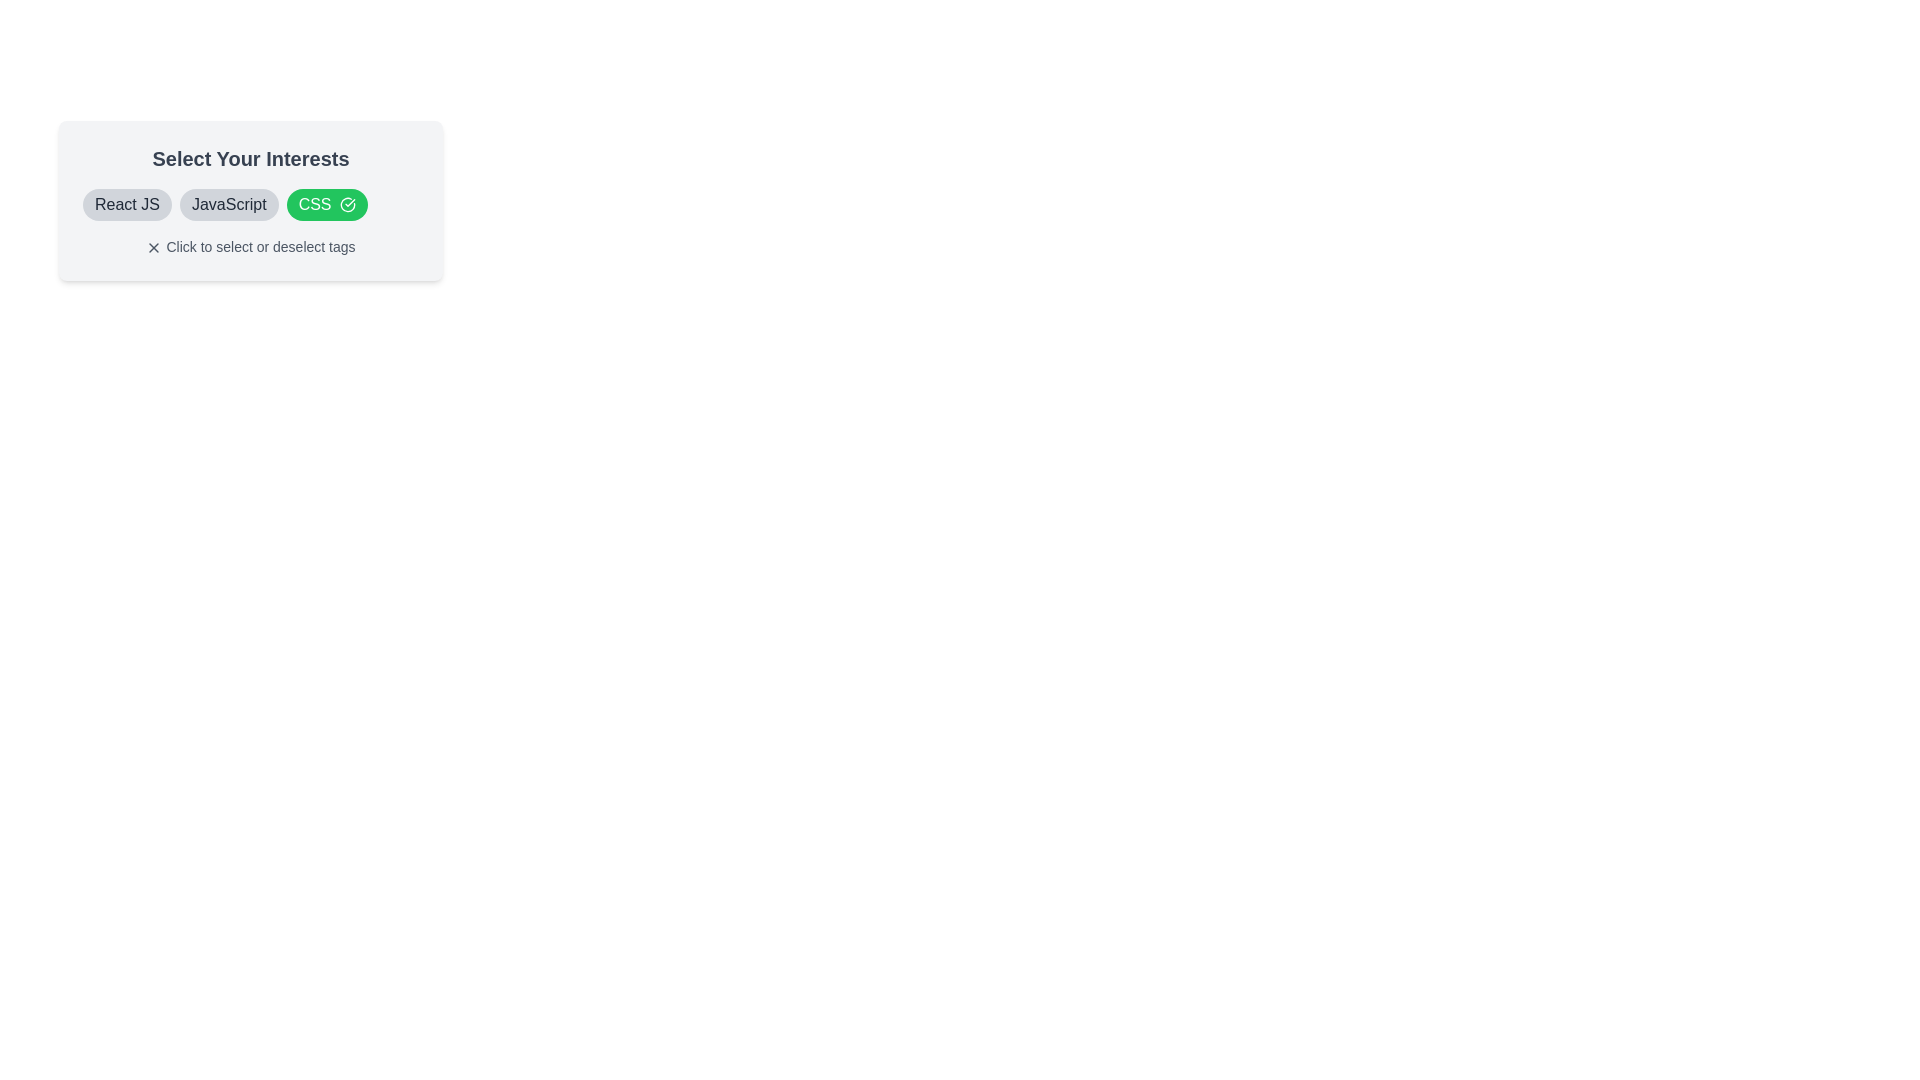 This screenshot has height=1080, width=1920. Describe the element at coordinates (126, 204) in the screenshot. I see `the 'React JS' tag/chip, which is a rounded rectangular label with black text on a gray background, located in the 'Select Your Interests' section` at that location.